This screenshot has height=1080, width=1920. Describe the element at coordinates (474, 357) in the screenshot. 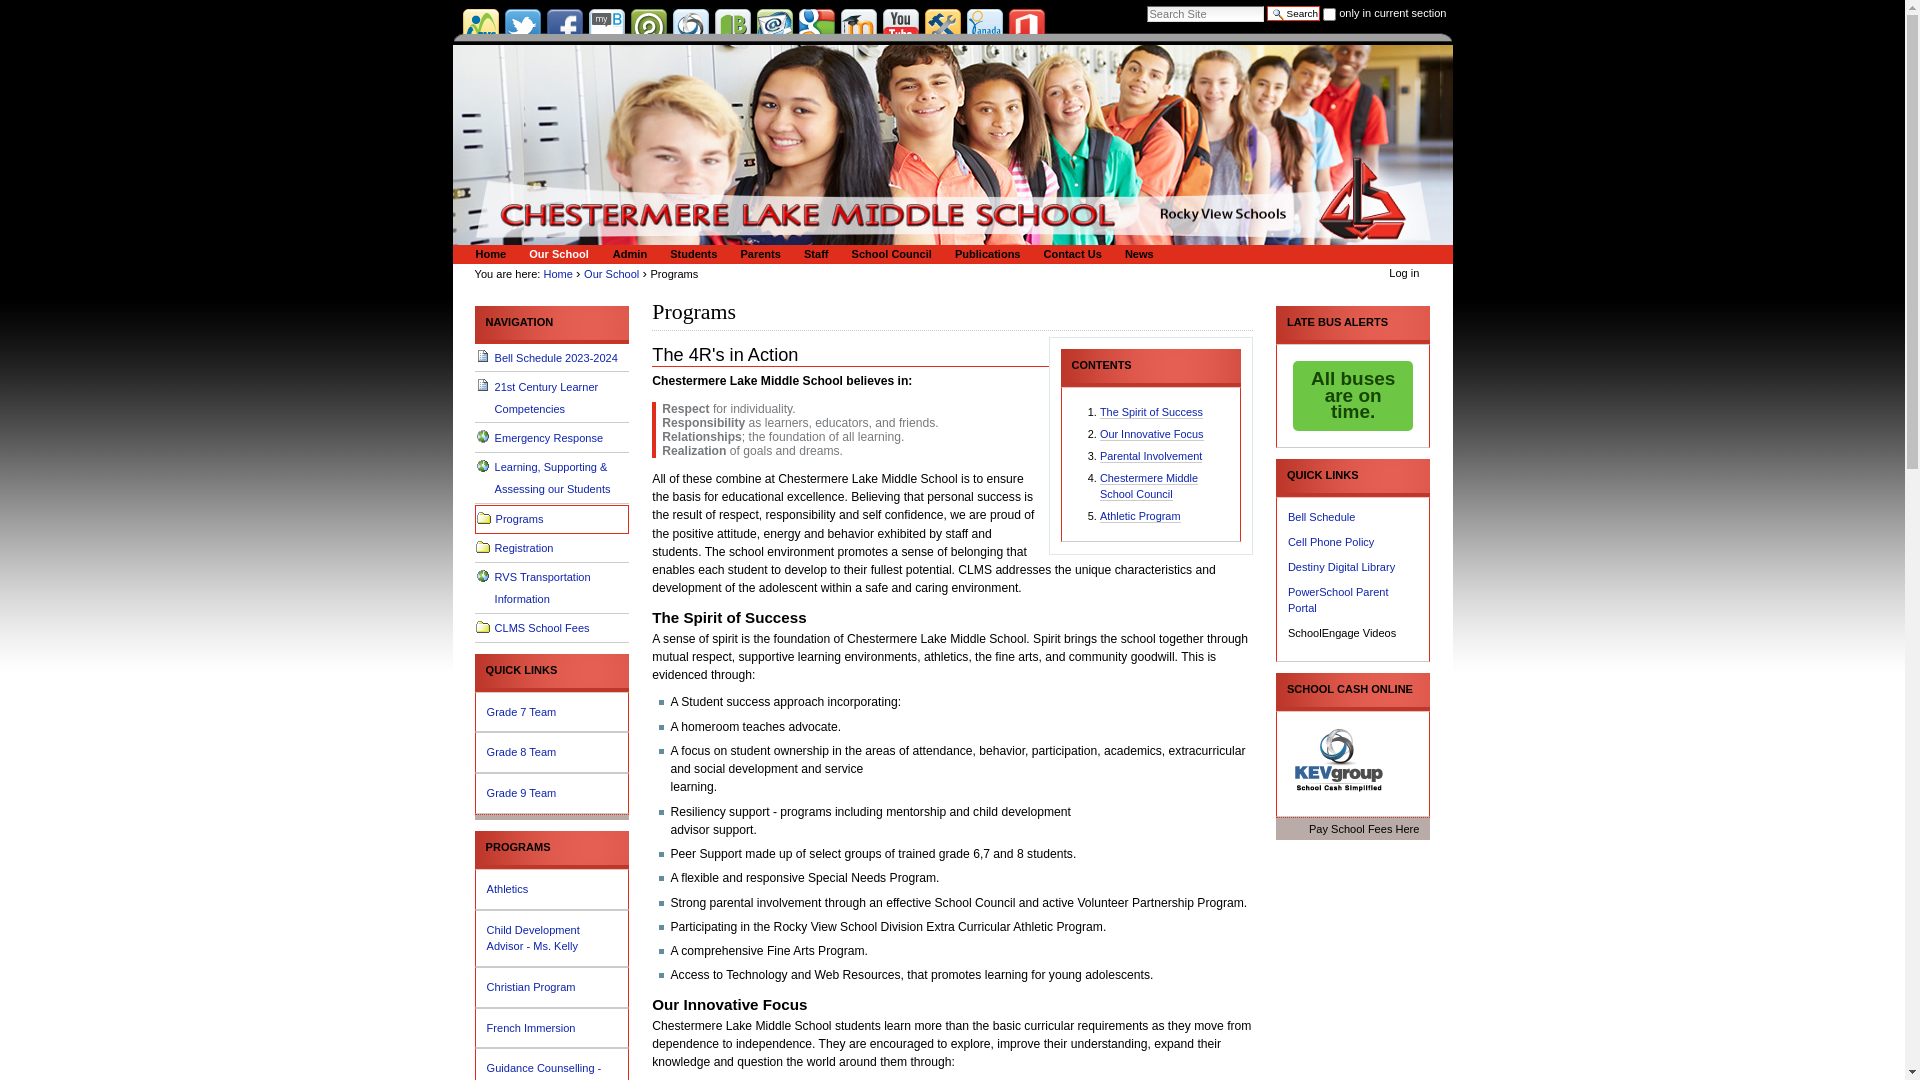

I see `'Bell Schedule 2023-2024'` at that location.